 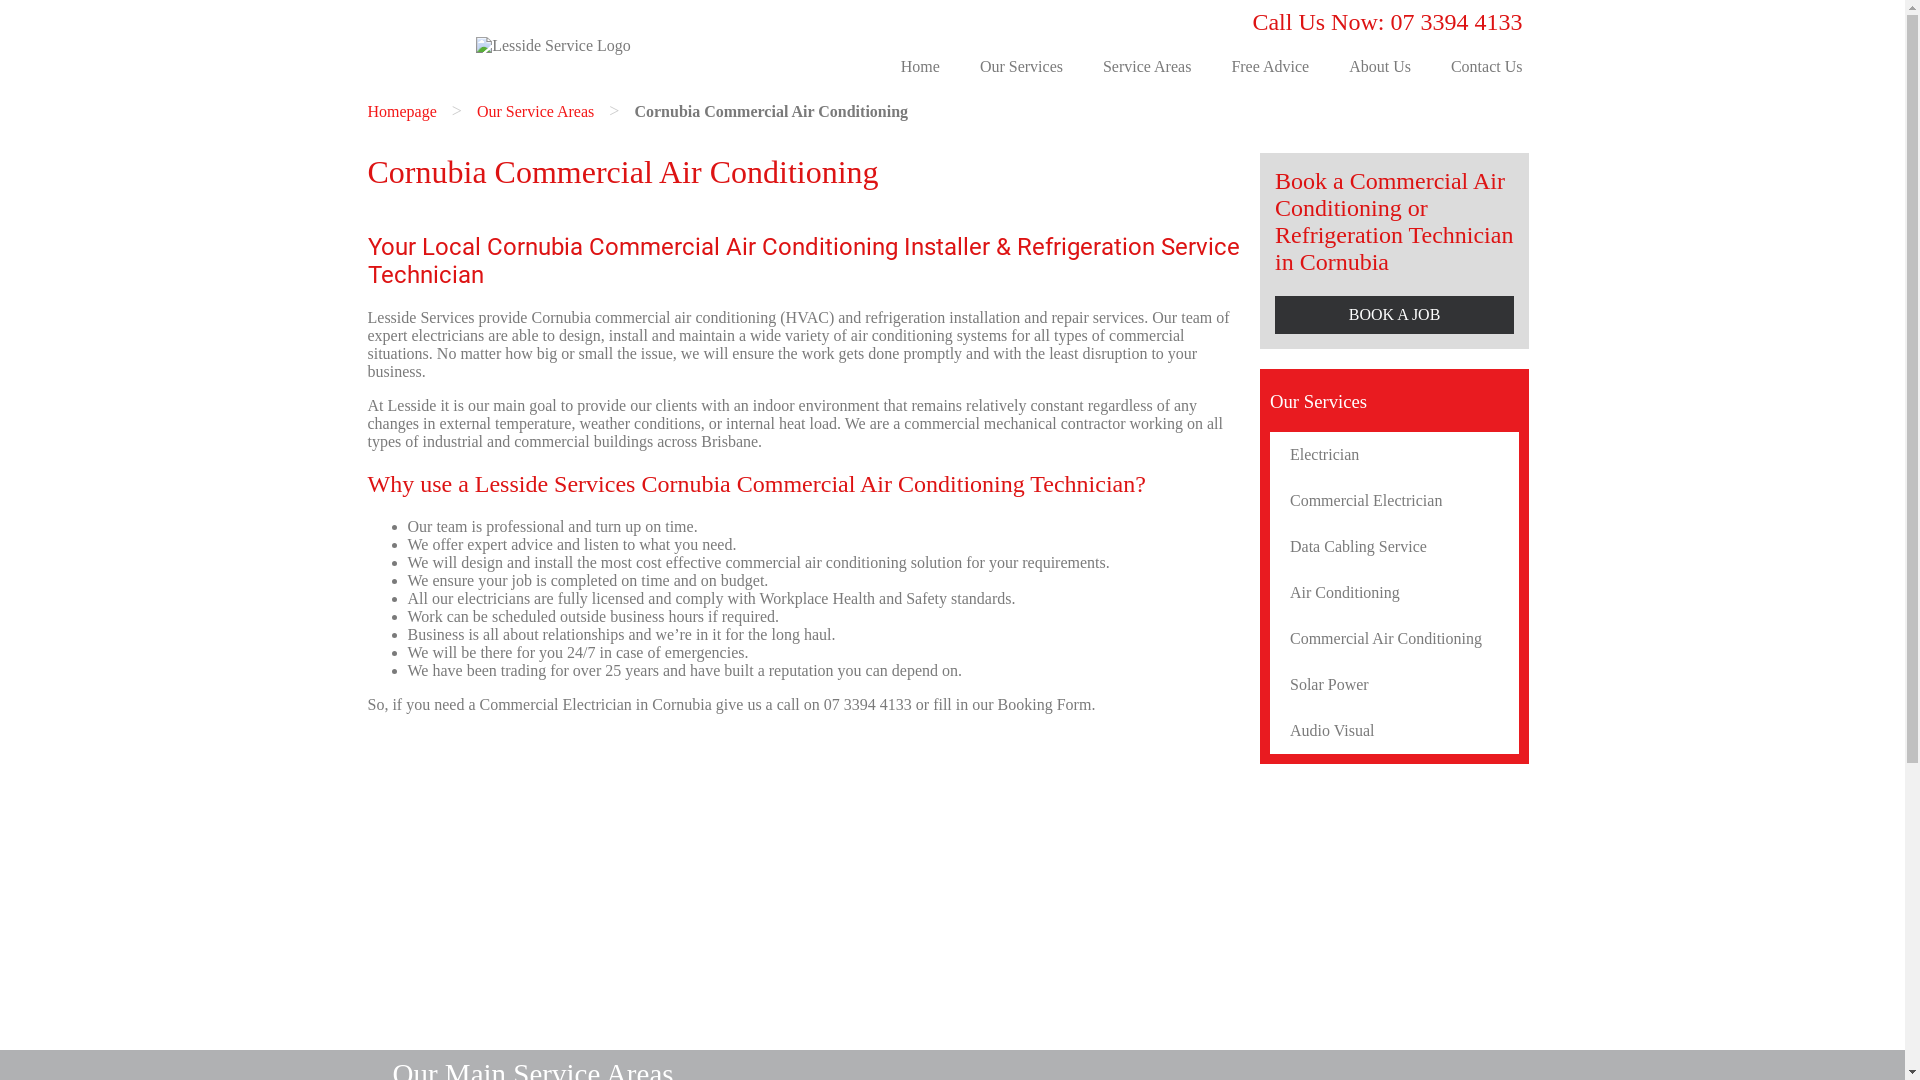 What do you see at coordinates (919, 65) in the screenshot?
I see `'Home'` at bounding box center [919, 65].